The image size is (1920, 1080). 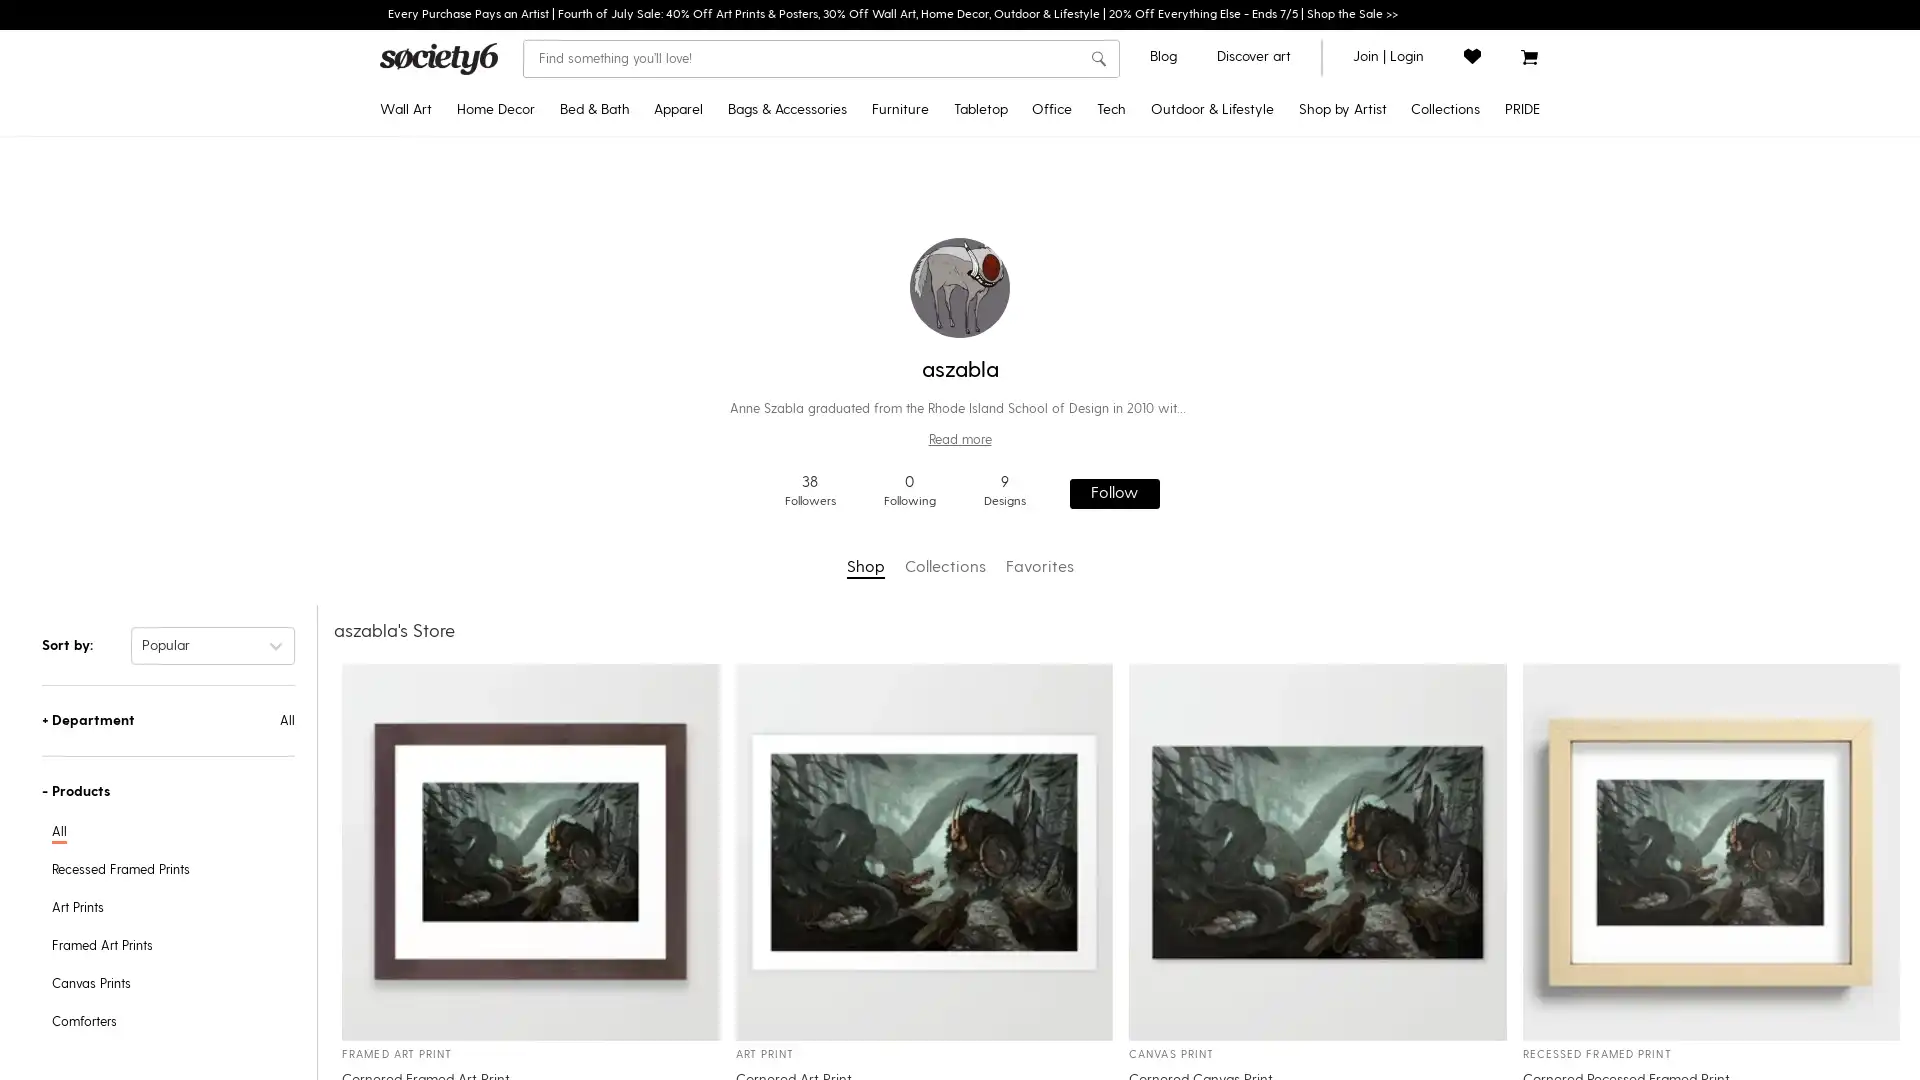 What do you see at coordinates (1017, 320) in the screenshot?
I see `Coasters` at bounding box center [1017, 320].